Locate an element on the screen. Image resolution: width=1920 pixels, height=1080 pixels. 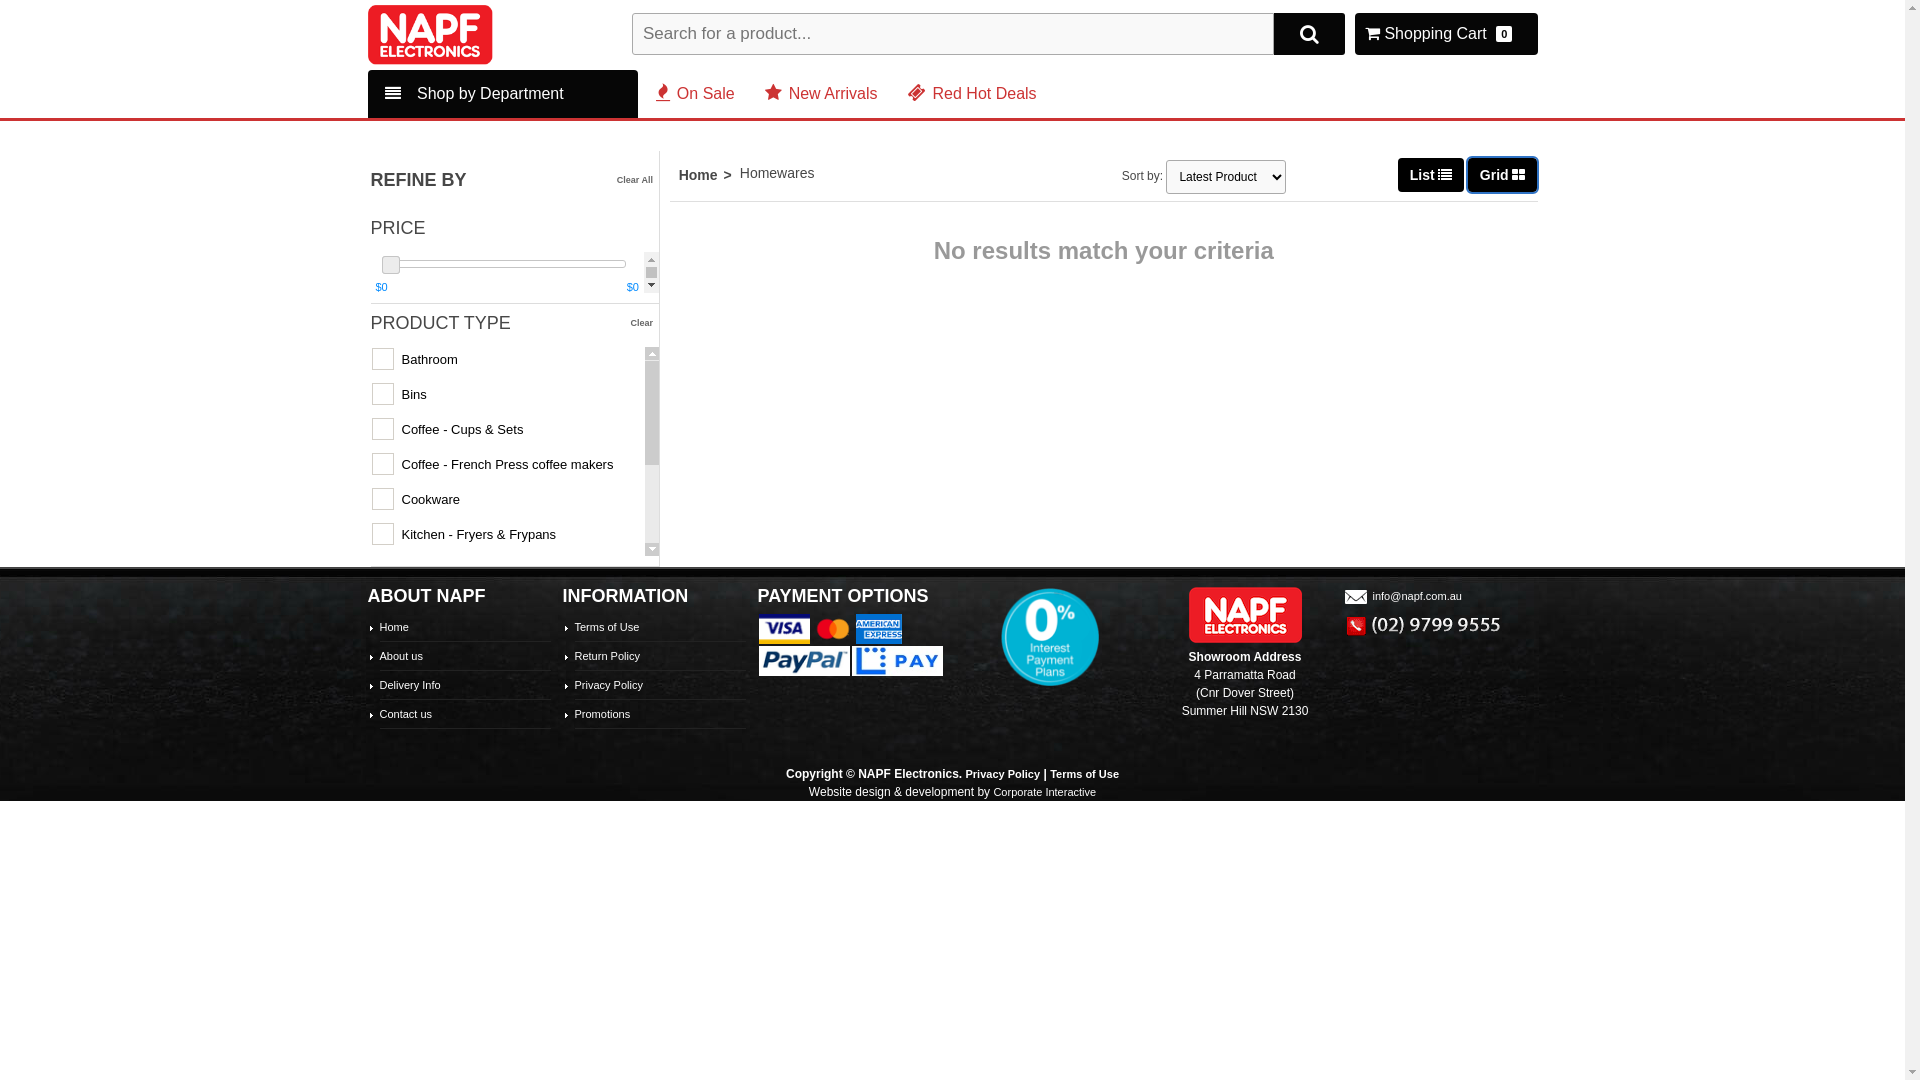
'Red Hot Deals' is located at coordinates (906, 93).